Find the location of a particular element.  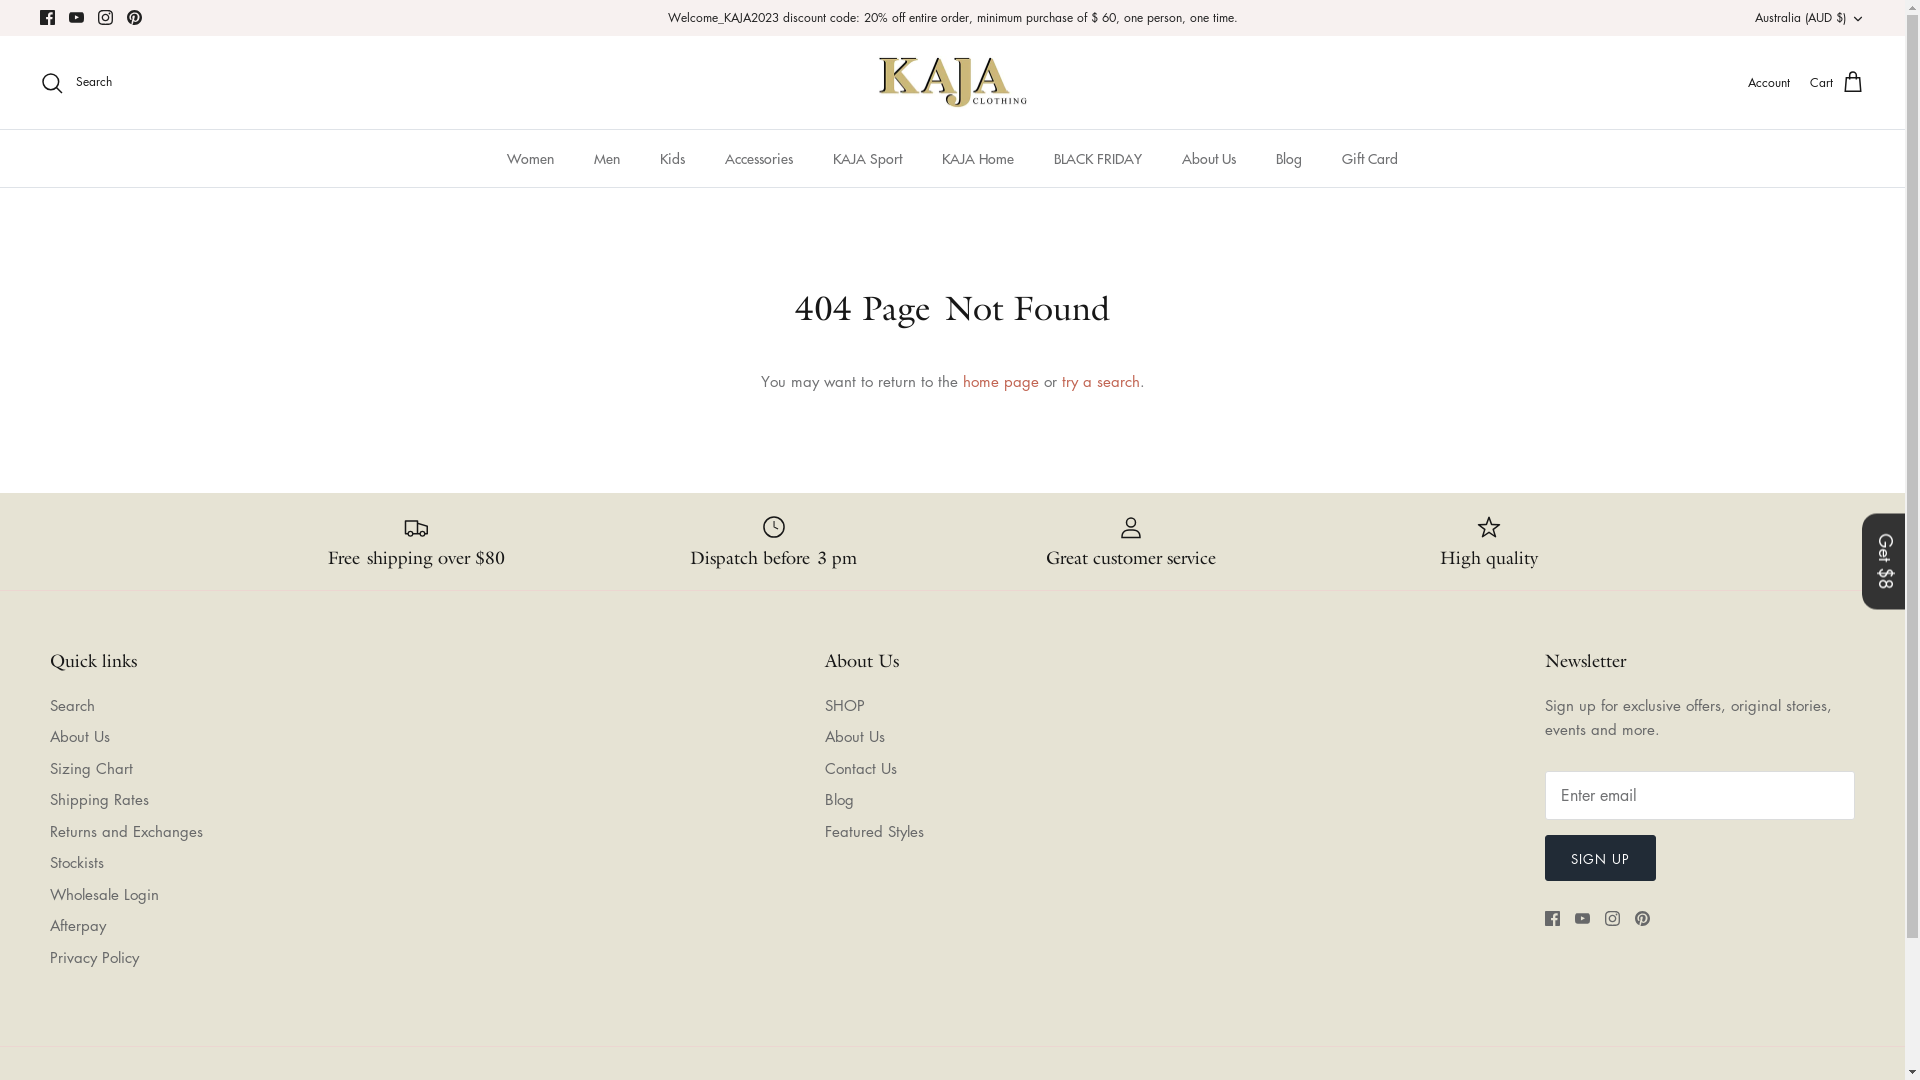

'Kids' is located at coordinates (672, 157).